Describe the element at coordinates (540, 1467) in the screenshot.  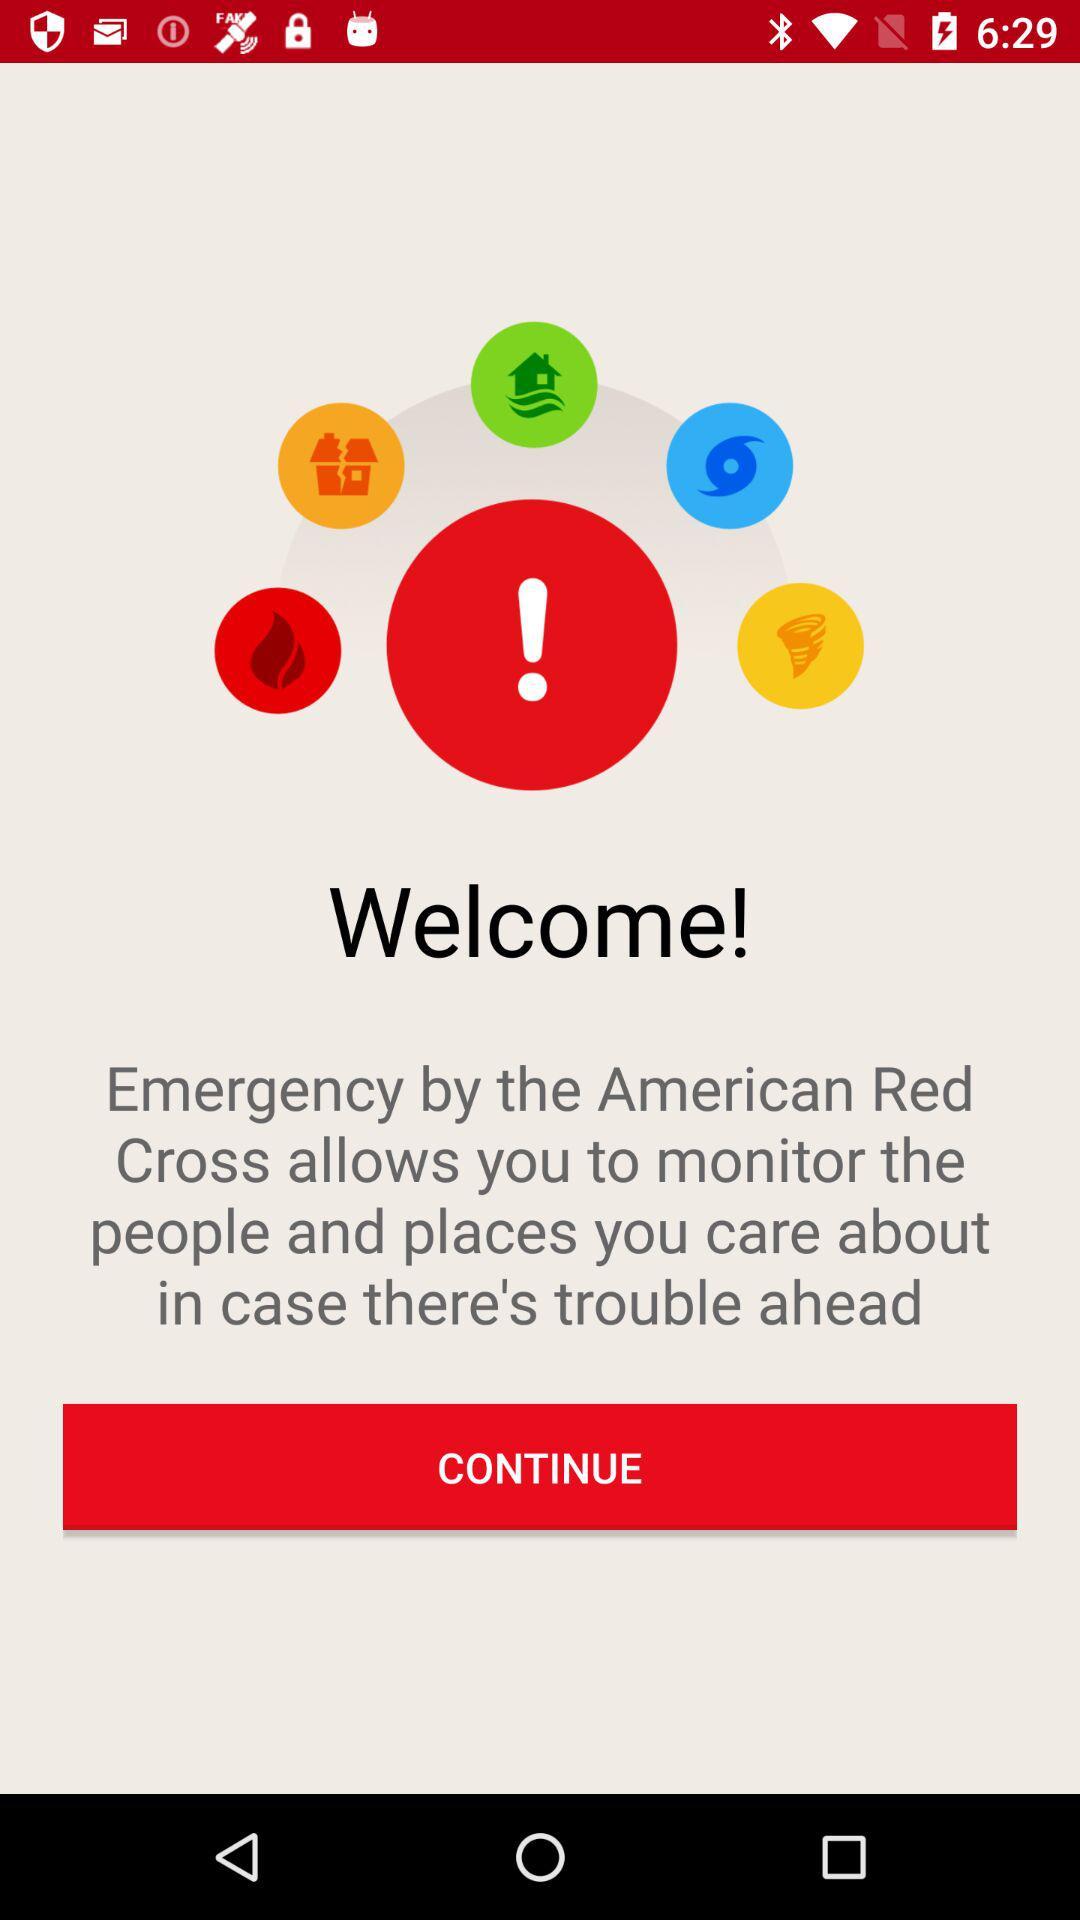
I see `the item below emergency by the icon` at that location.